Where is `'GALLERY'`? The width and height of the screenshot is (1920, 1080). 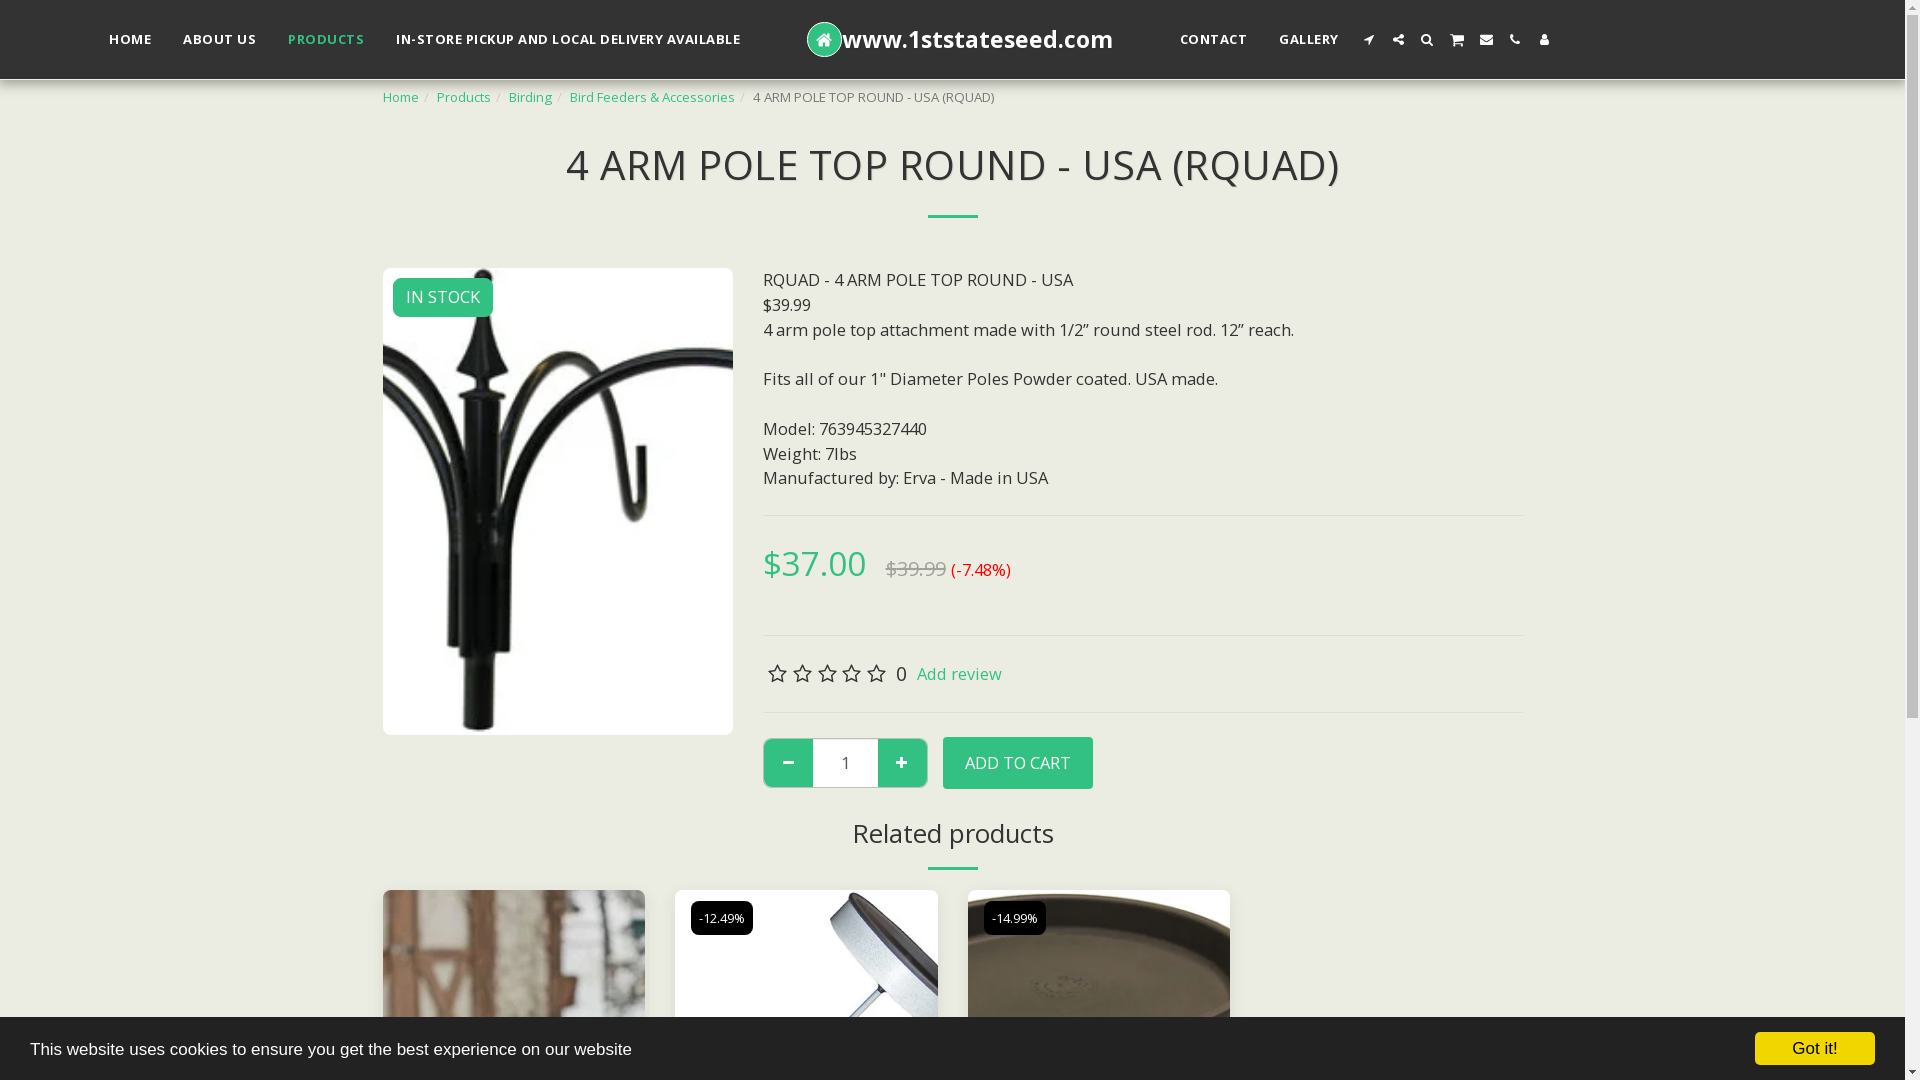
'GALLERY' is located at coordinates (1309, 38).